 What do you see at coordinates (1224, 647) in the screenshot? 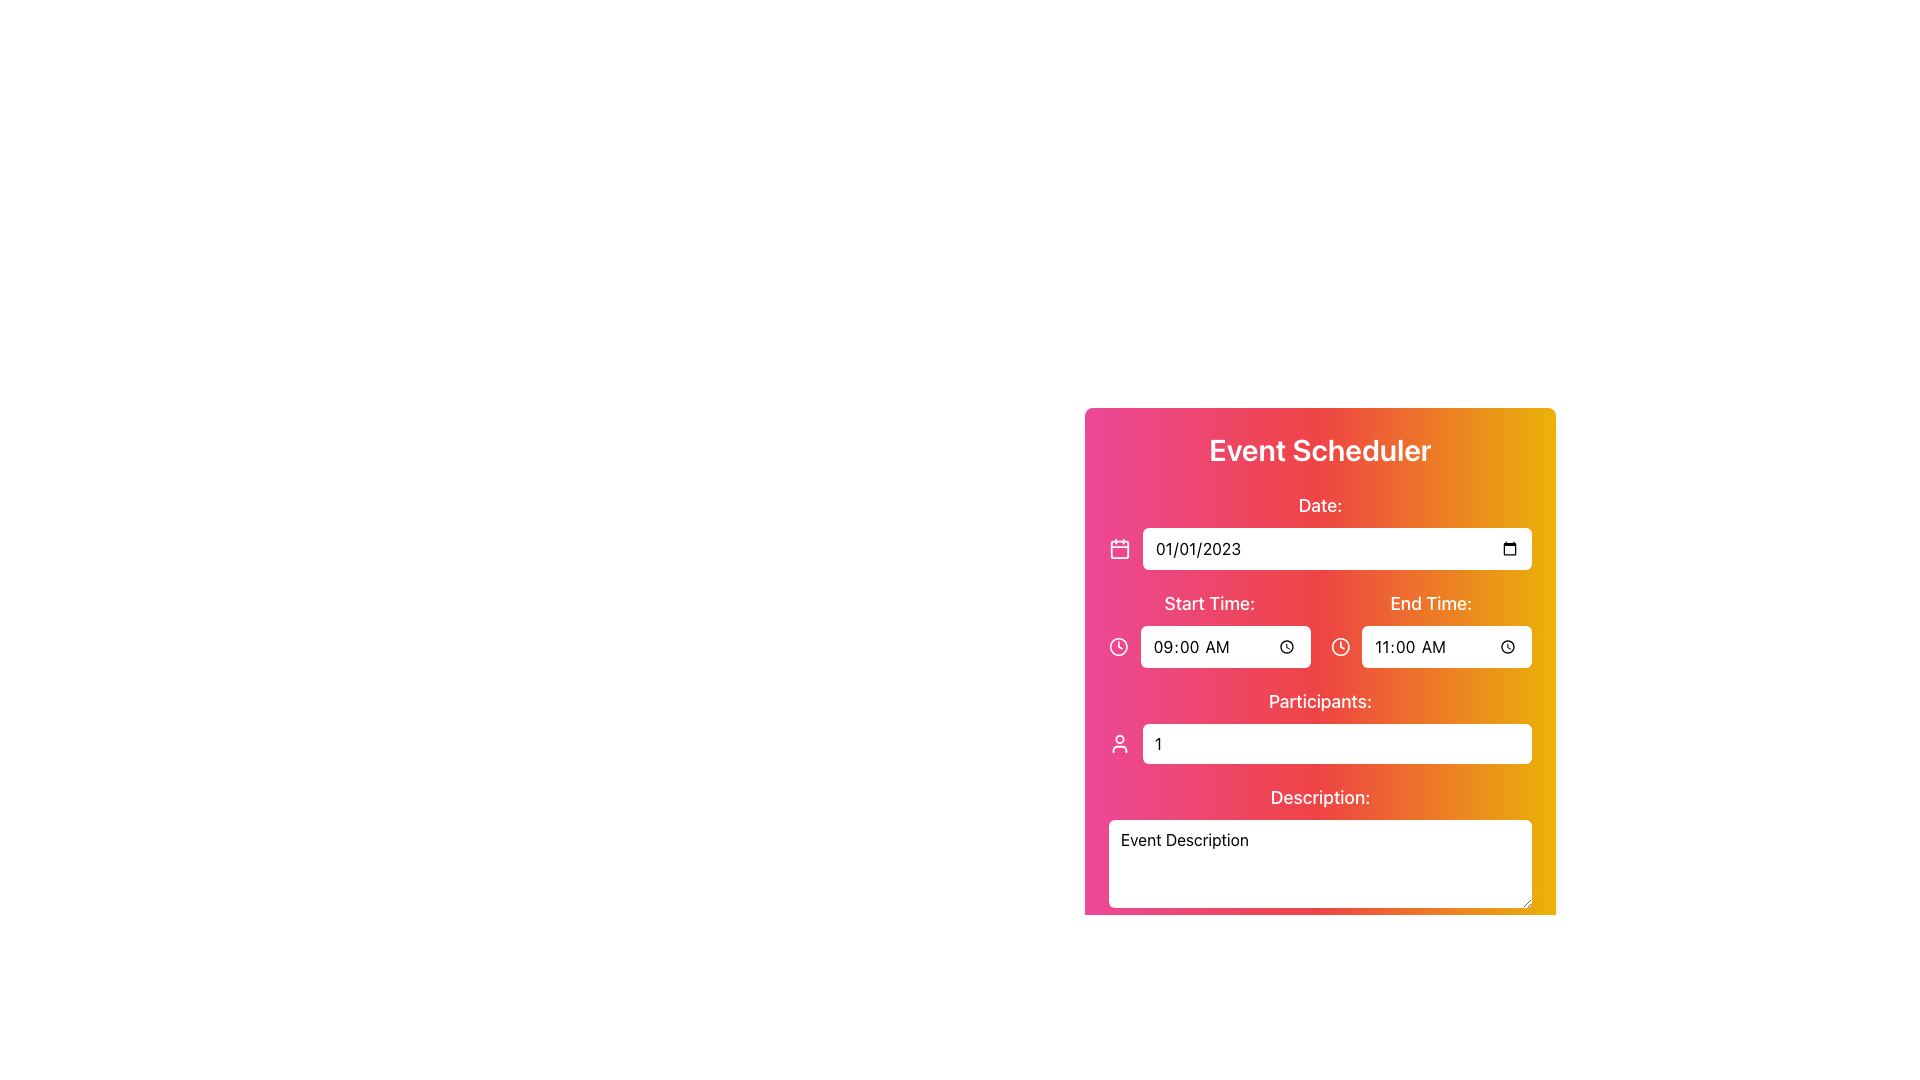
I see `the Time picker input field labeled '09:00 AM' in the 'Start Time' section of the Event Scheduler form` at bounding box center [1224, 647].